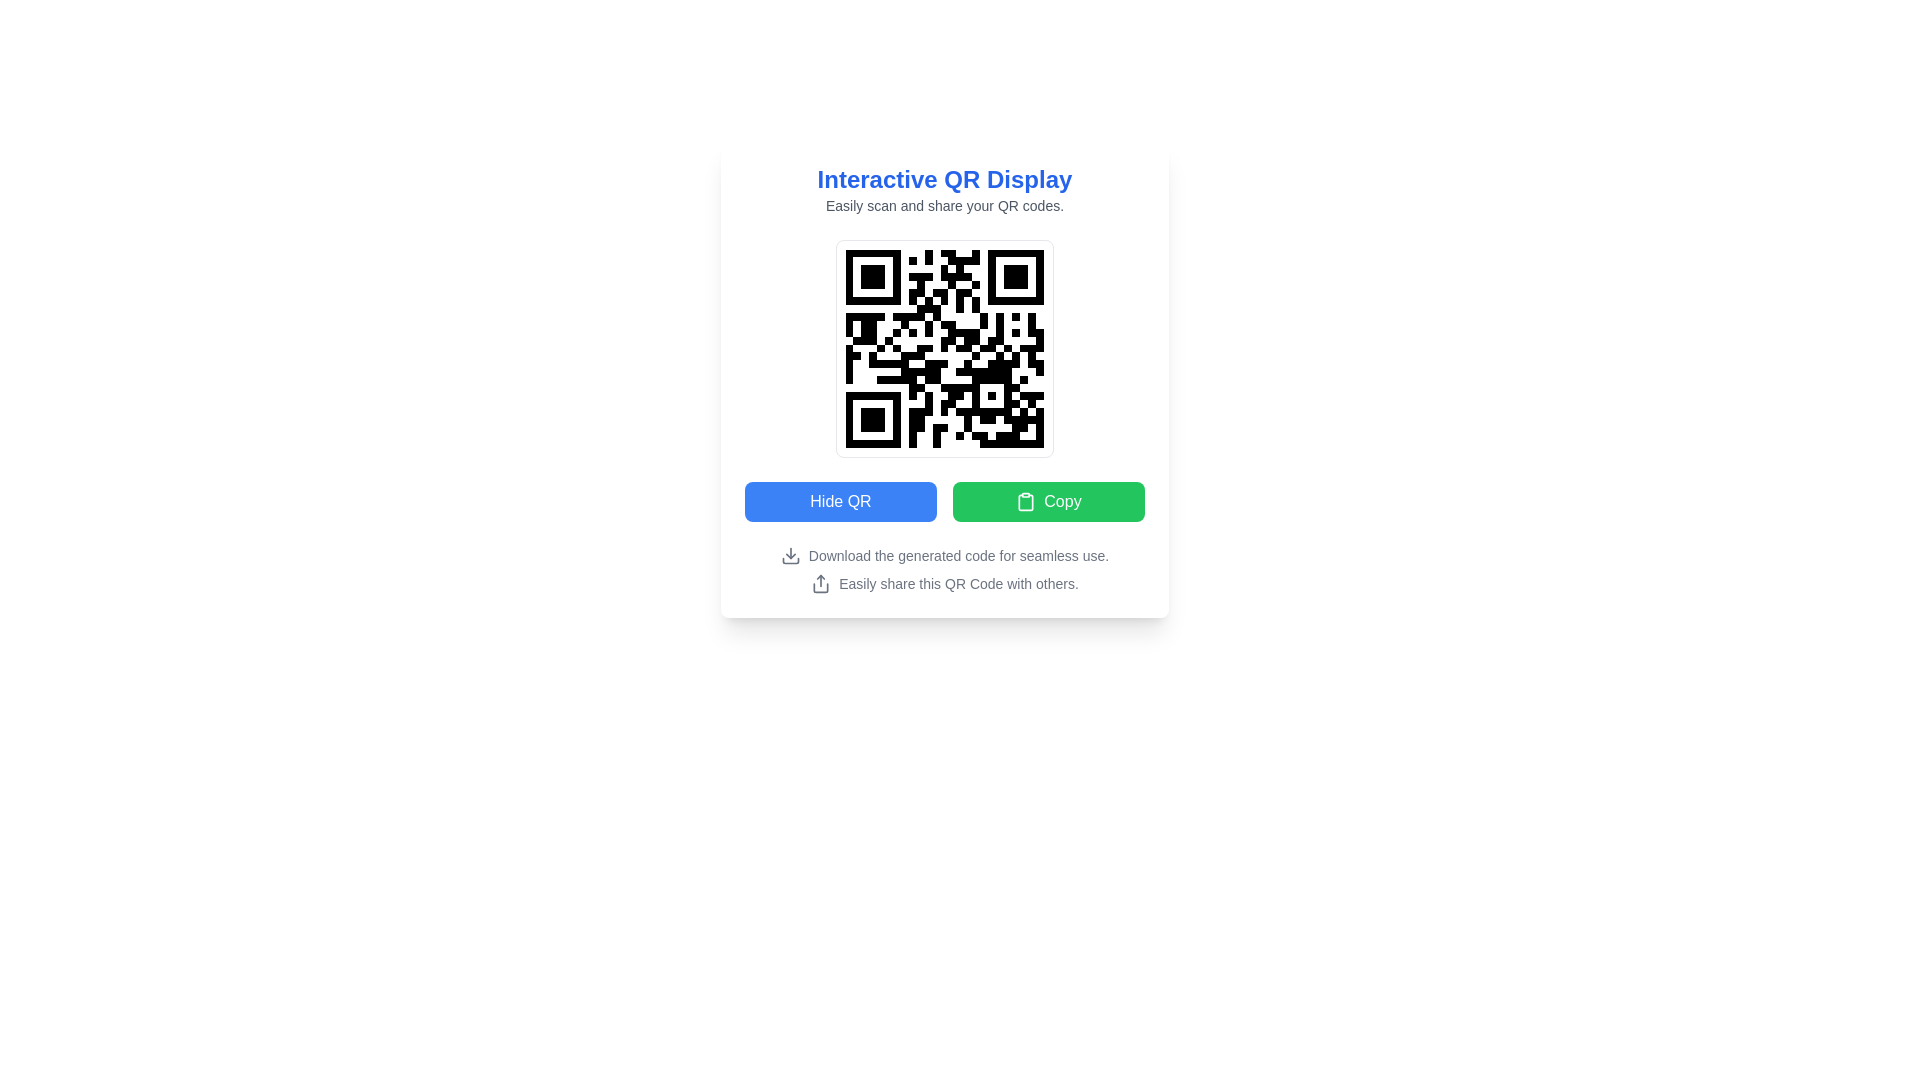 The height and width of the screenshot is (1080, 1920). What do you see at coordinates (1026, 501) in the screenshot?
I see `the main body of the clipboard icon, which visually conveys the concept of copying or saving information, located towards the bottom-right corner of the interface` at bounding box center [1026, 501].